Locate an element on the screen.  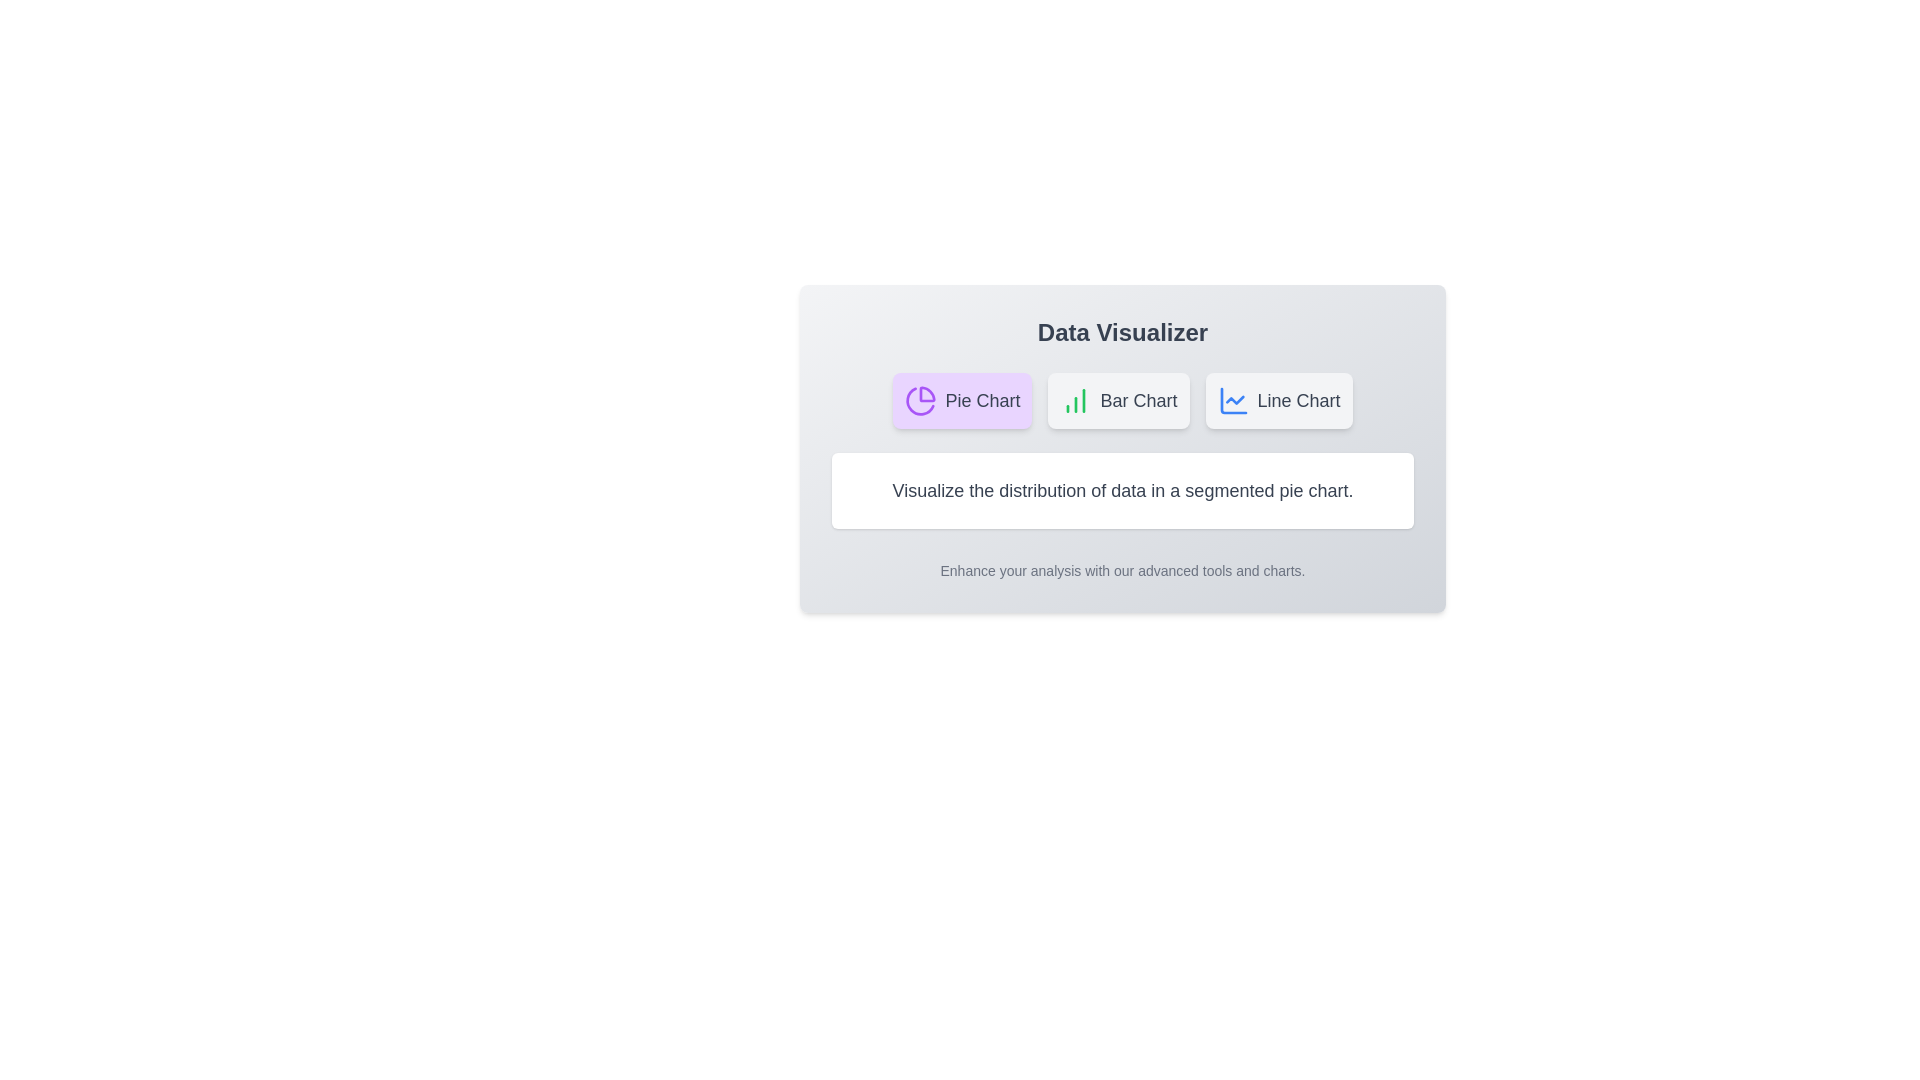
the button labeled 'Bar Chart' to observe hover effects is located at coordinates (1117, 401).